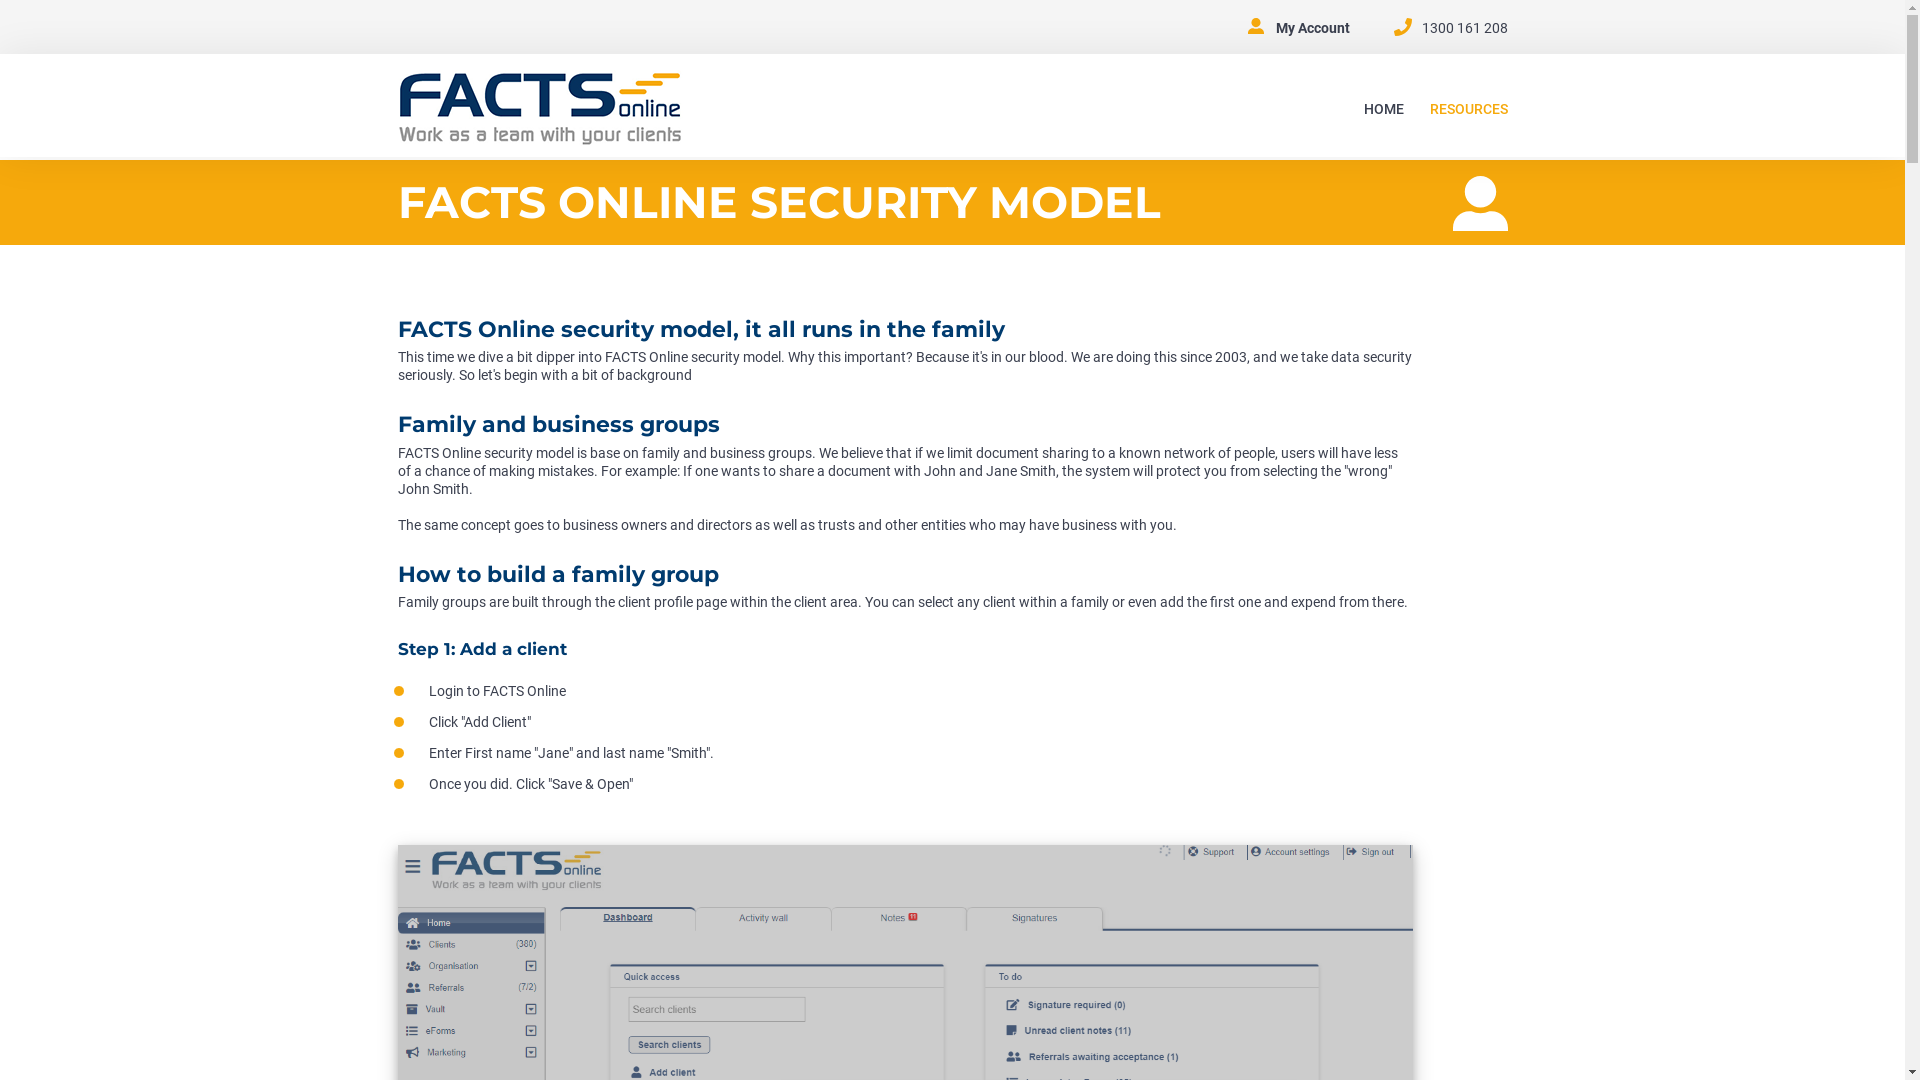 The image size is (1920, 1080). Describe the element at coordinates (1313, 27) in the screenshot. I see `'My Account'` at that location.